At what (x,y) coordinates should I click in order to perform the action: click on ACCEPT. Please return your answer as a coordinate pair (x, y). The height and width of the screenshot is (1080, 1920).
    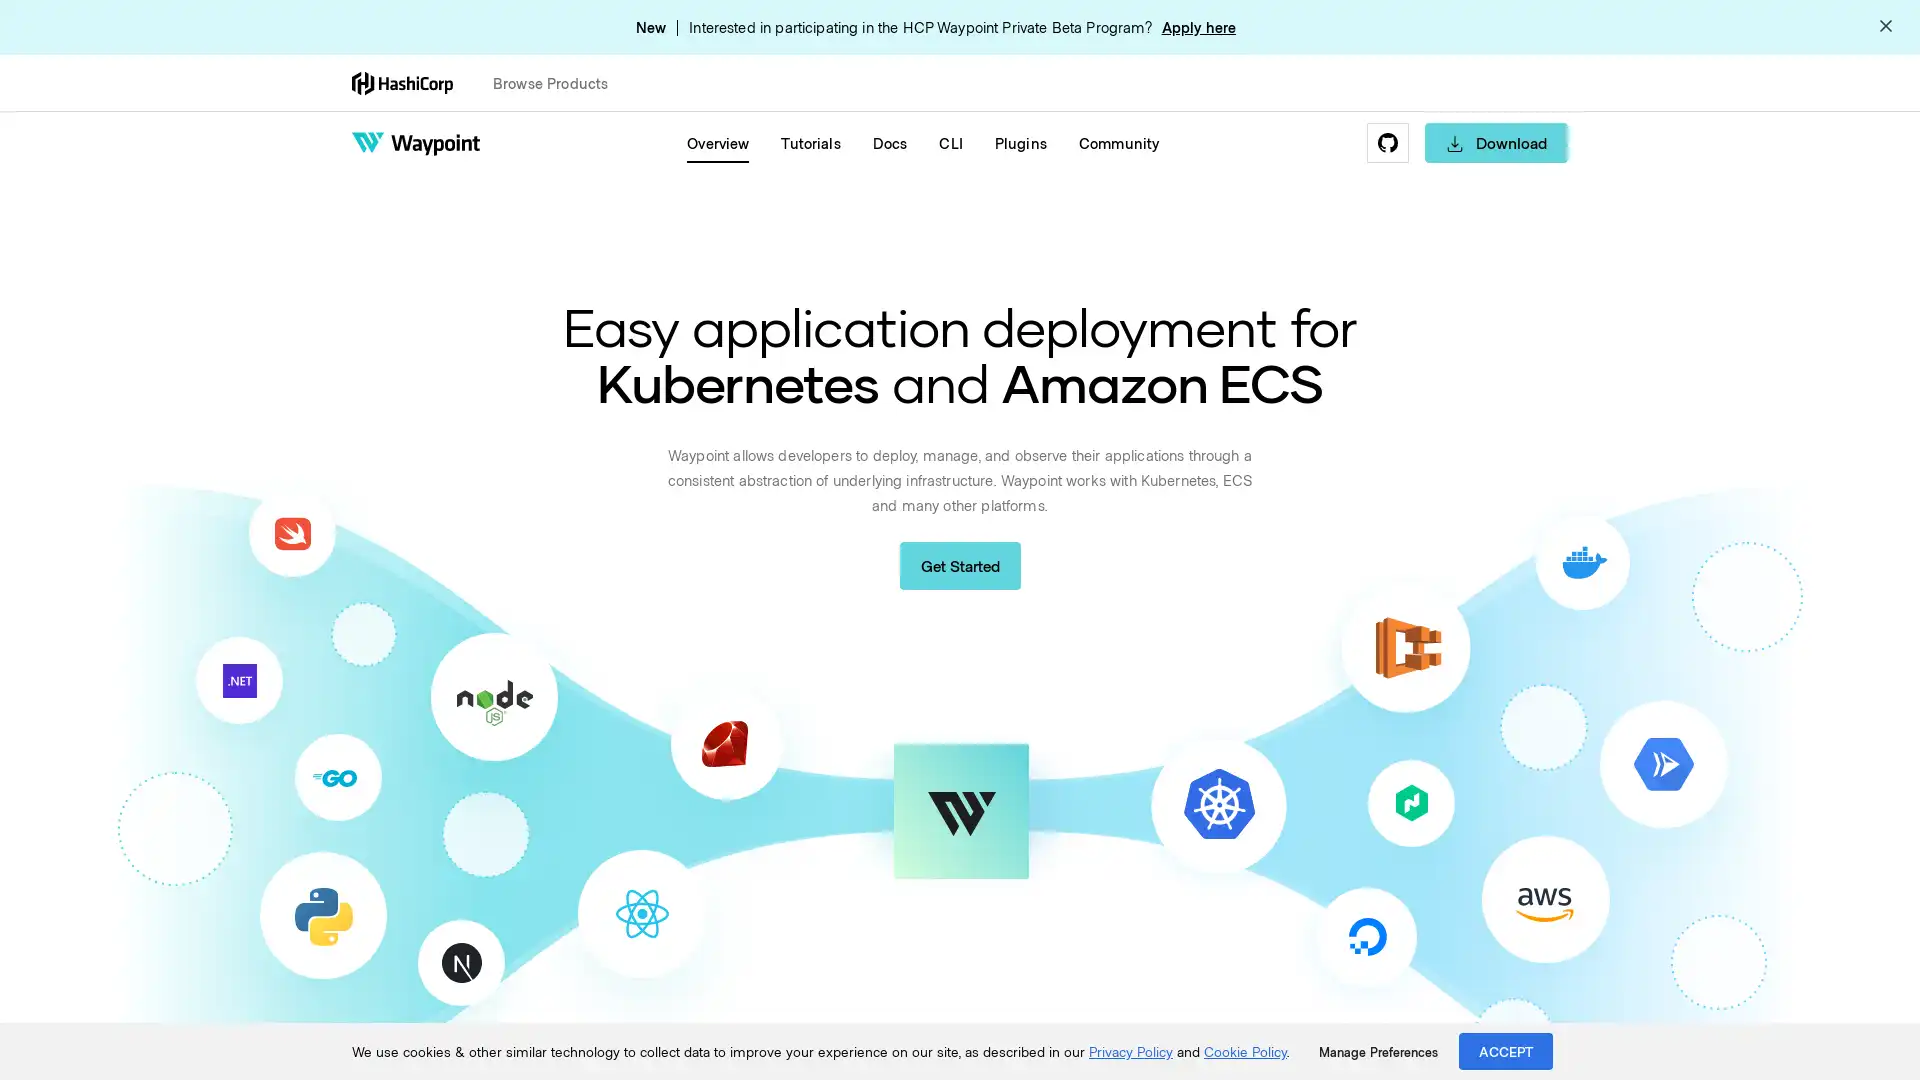
    Looking at the image, I should click on (1506, 1050).